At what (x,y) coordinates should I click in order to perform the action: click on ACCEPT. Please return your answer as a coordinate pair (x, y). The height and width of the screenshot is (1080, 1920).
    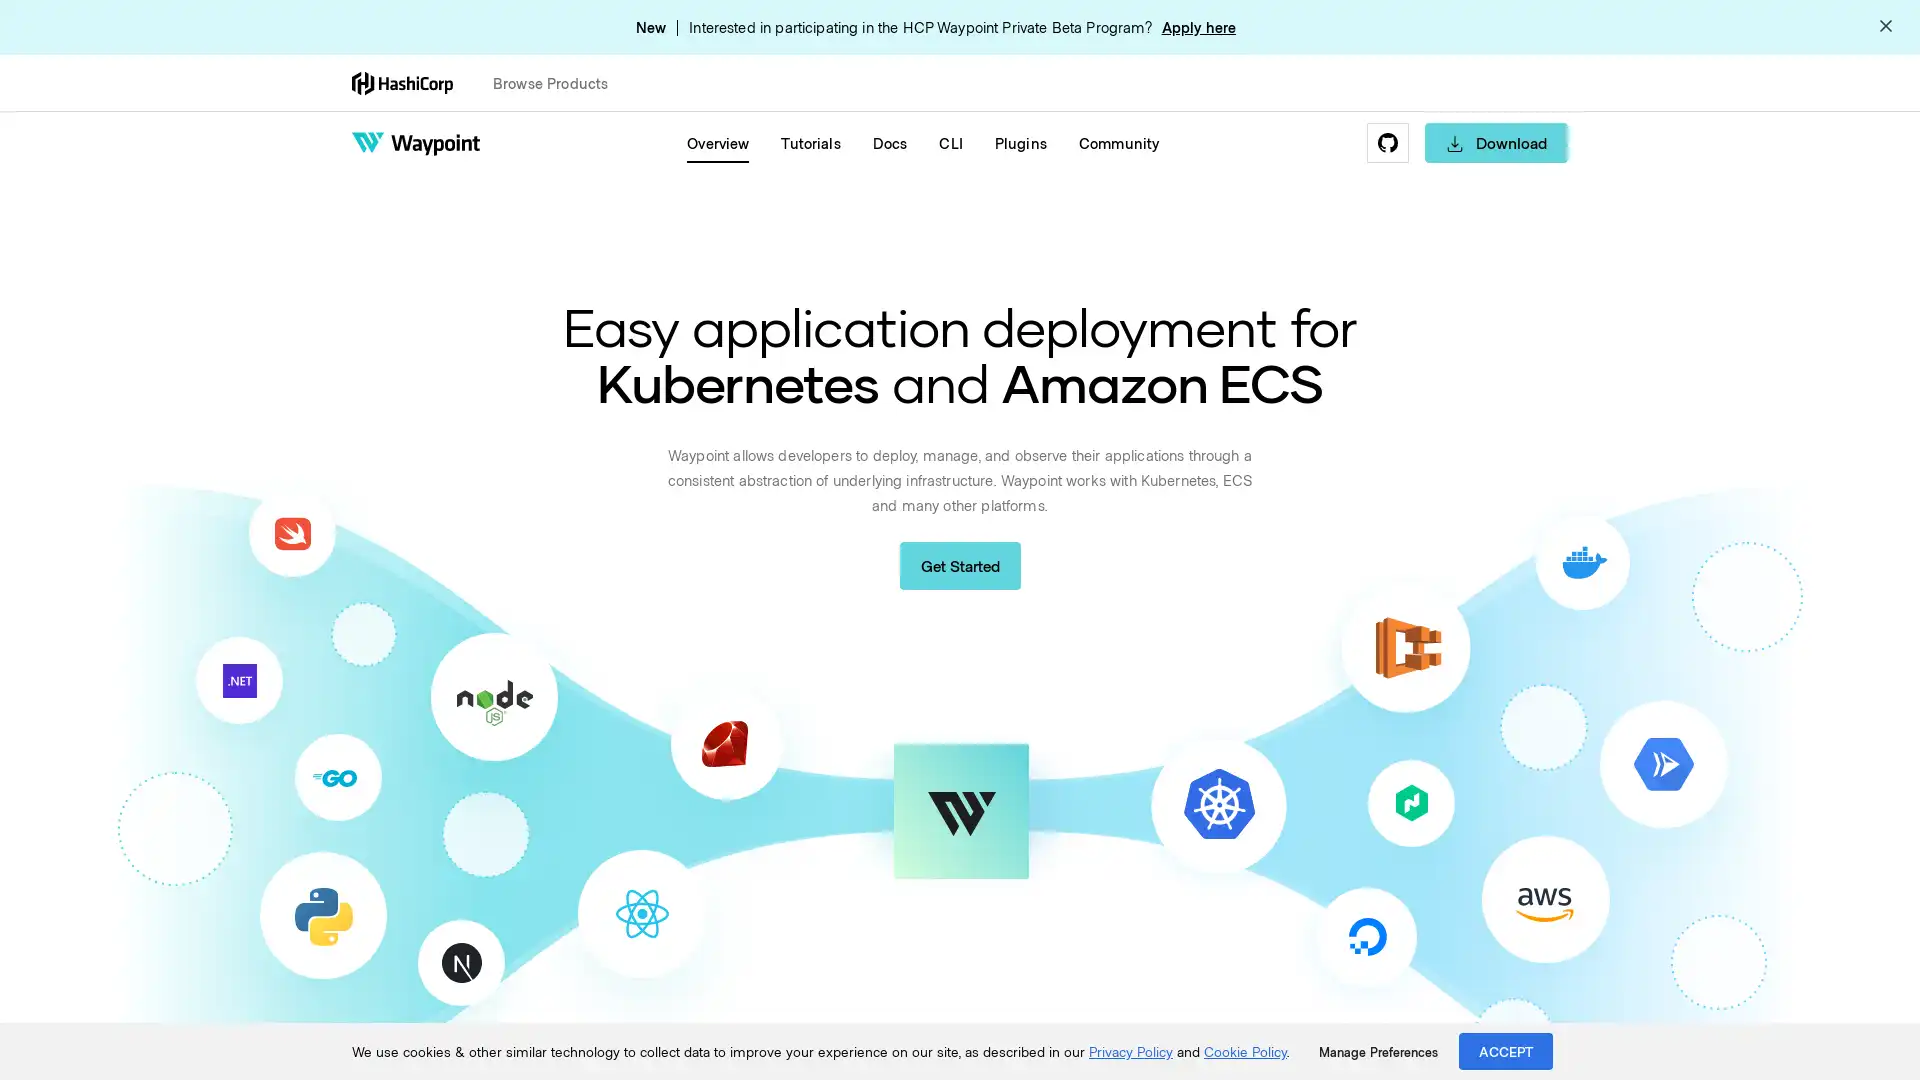
    Looking at the image, I should click on (1506, 1050).